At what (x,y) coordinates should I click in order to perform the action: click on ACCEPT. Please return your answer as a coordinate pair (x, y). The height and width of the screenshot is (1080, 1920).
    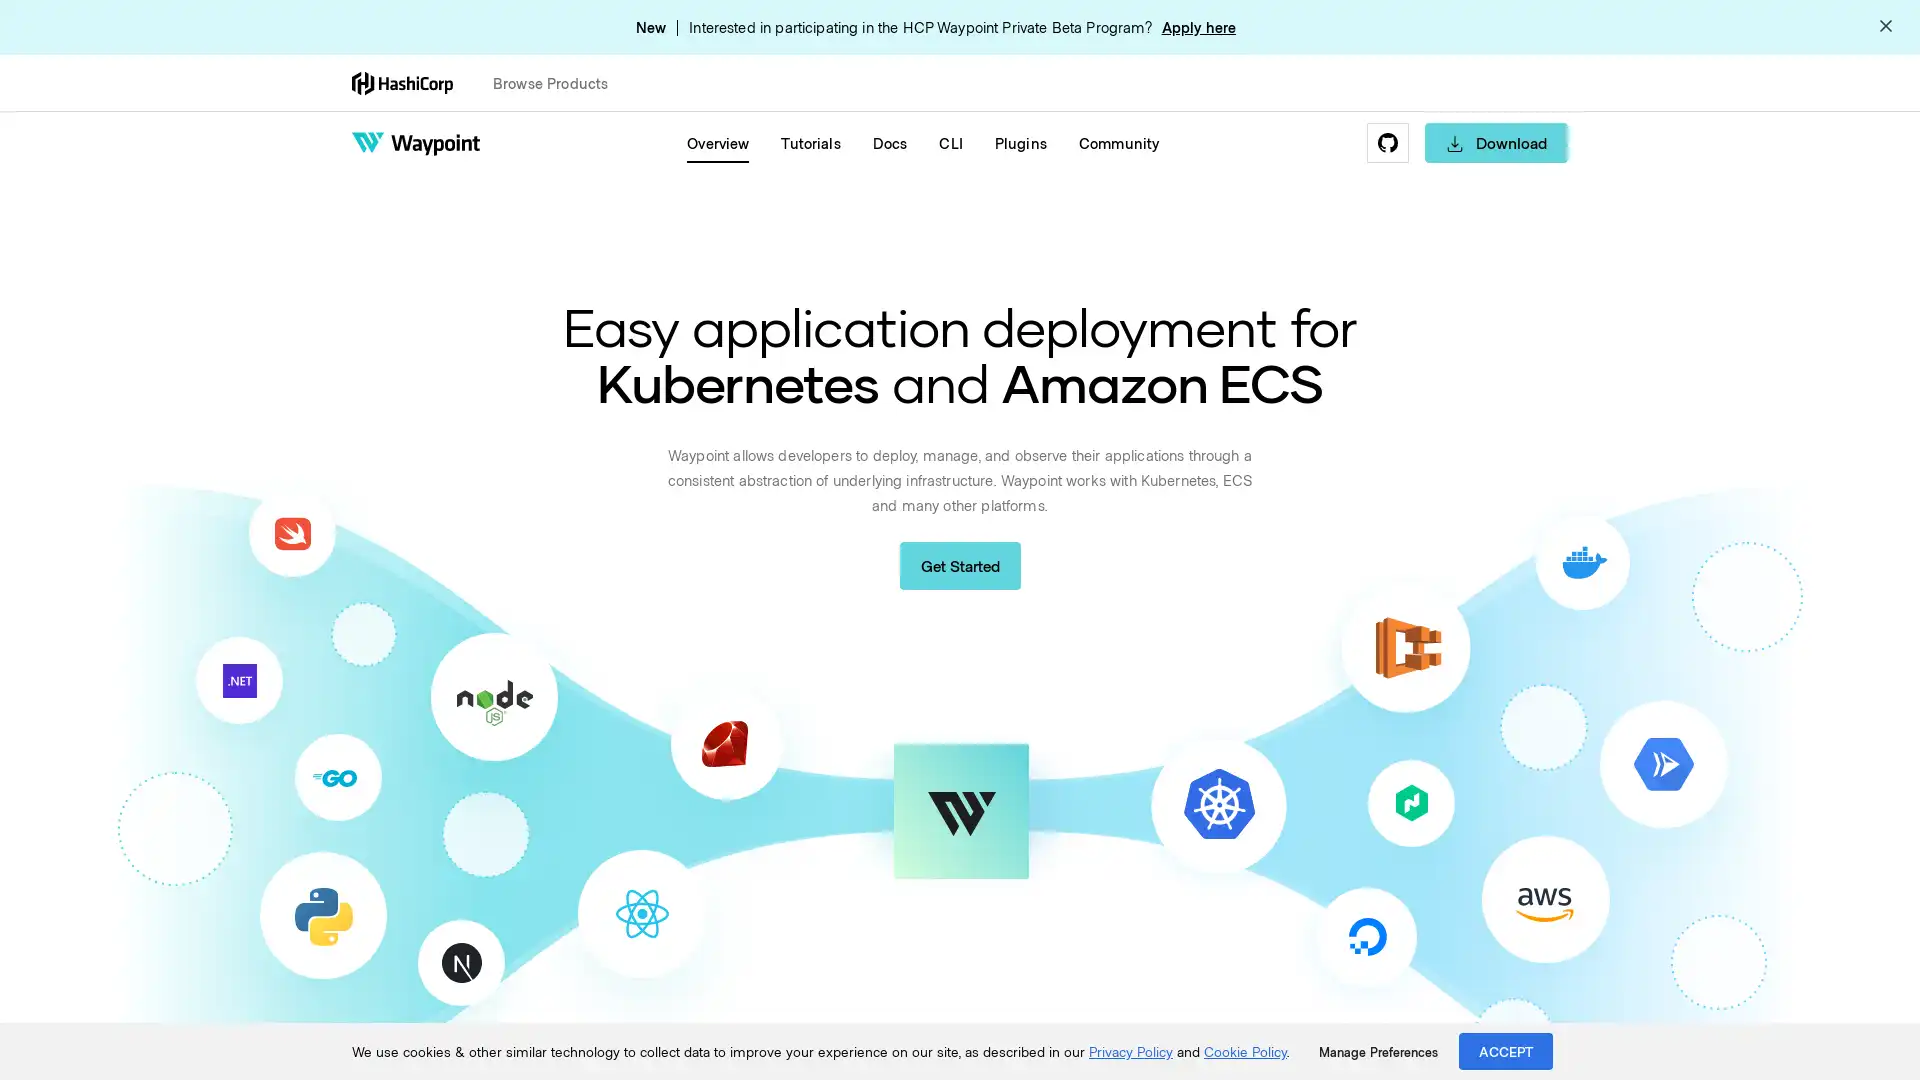
    Looking at the image, I should click on (1506, 1050).